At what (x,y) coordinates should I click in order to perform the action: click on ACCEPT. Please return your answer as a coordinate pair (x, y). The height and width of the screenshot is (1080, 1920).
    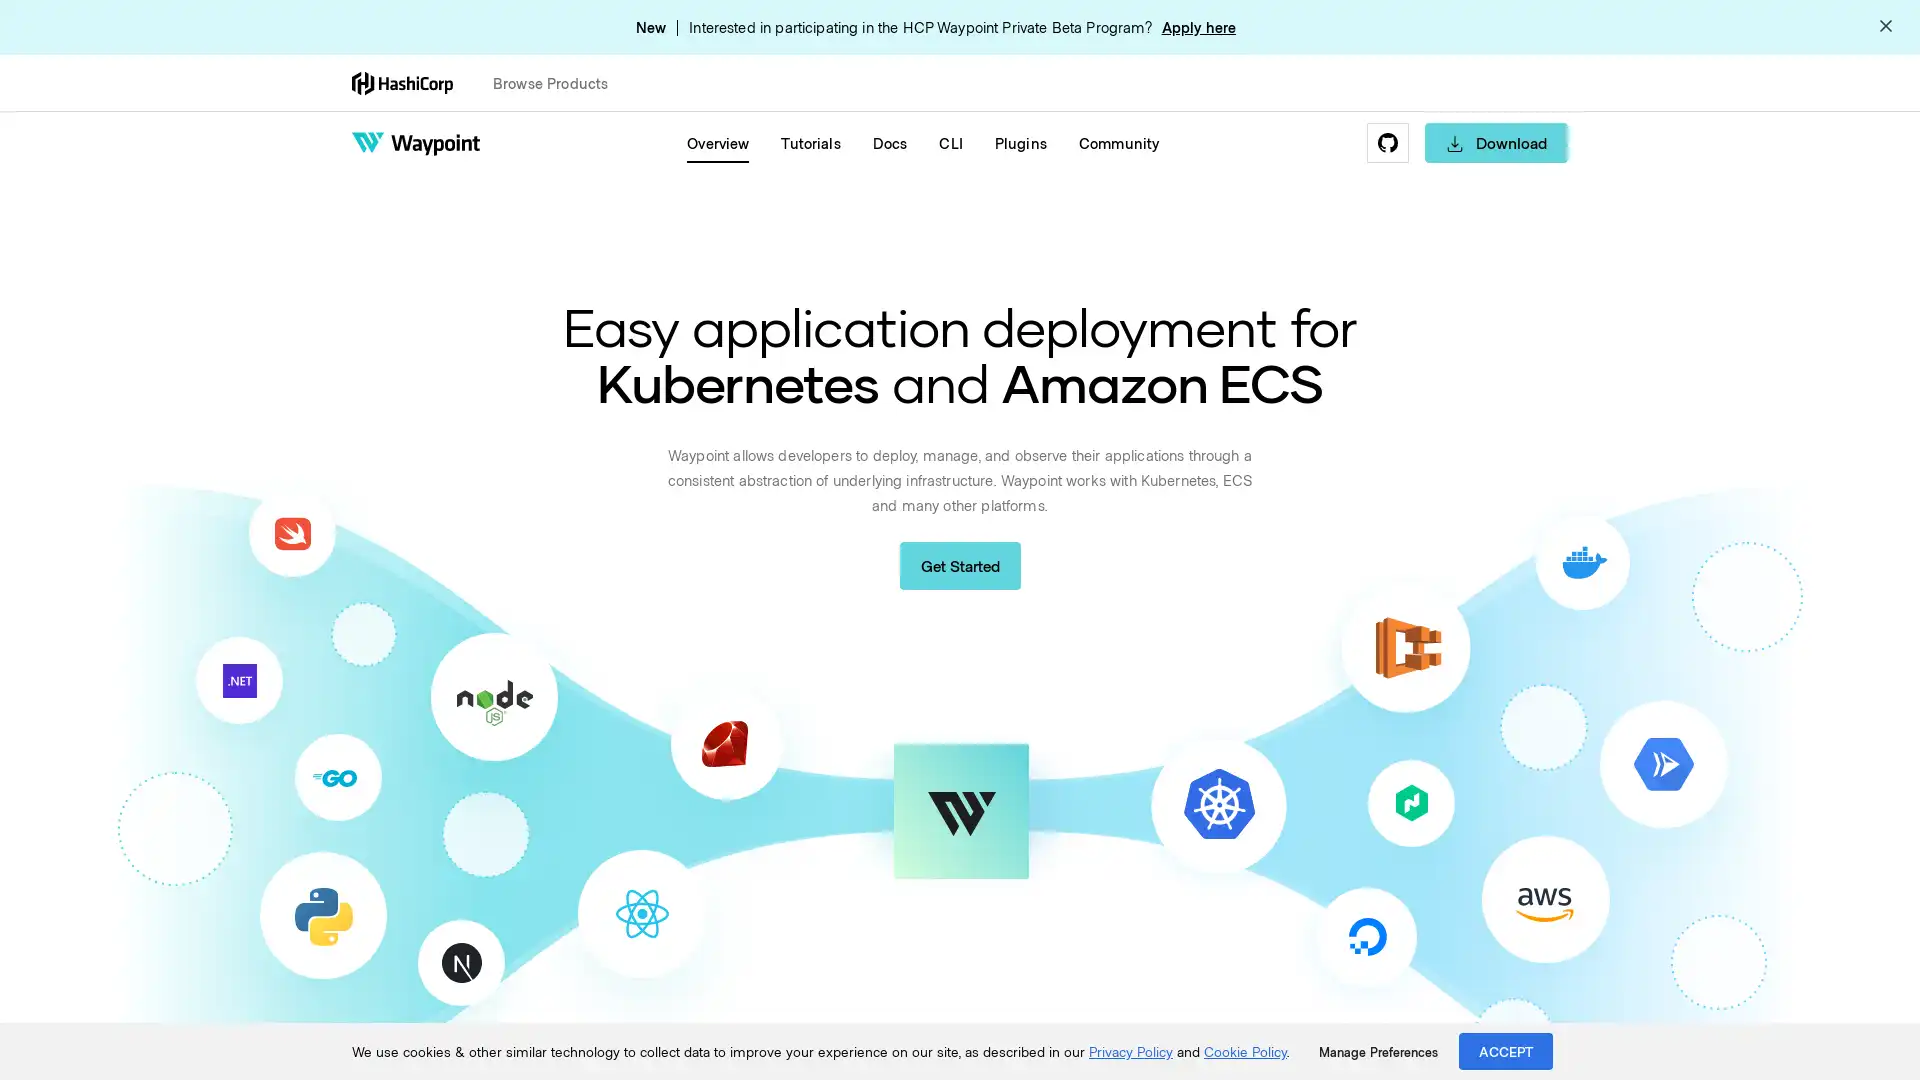
    Looking at the image, I should click on (1506, 1050).